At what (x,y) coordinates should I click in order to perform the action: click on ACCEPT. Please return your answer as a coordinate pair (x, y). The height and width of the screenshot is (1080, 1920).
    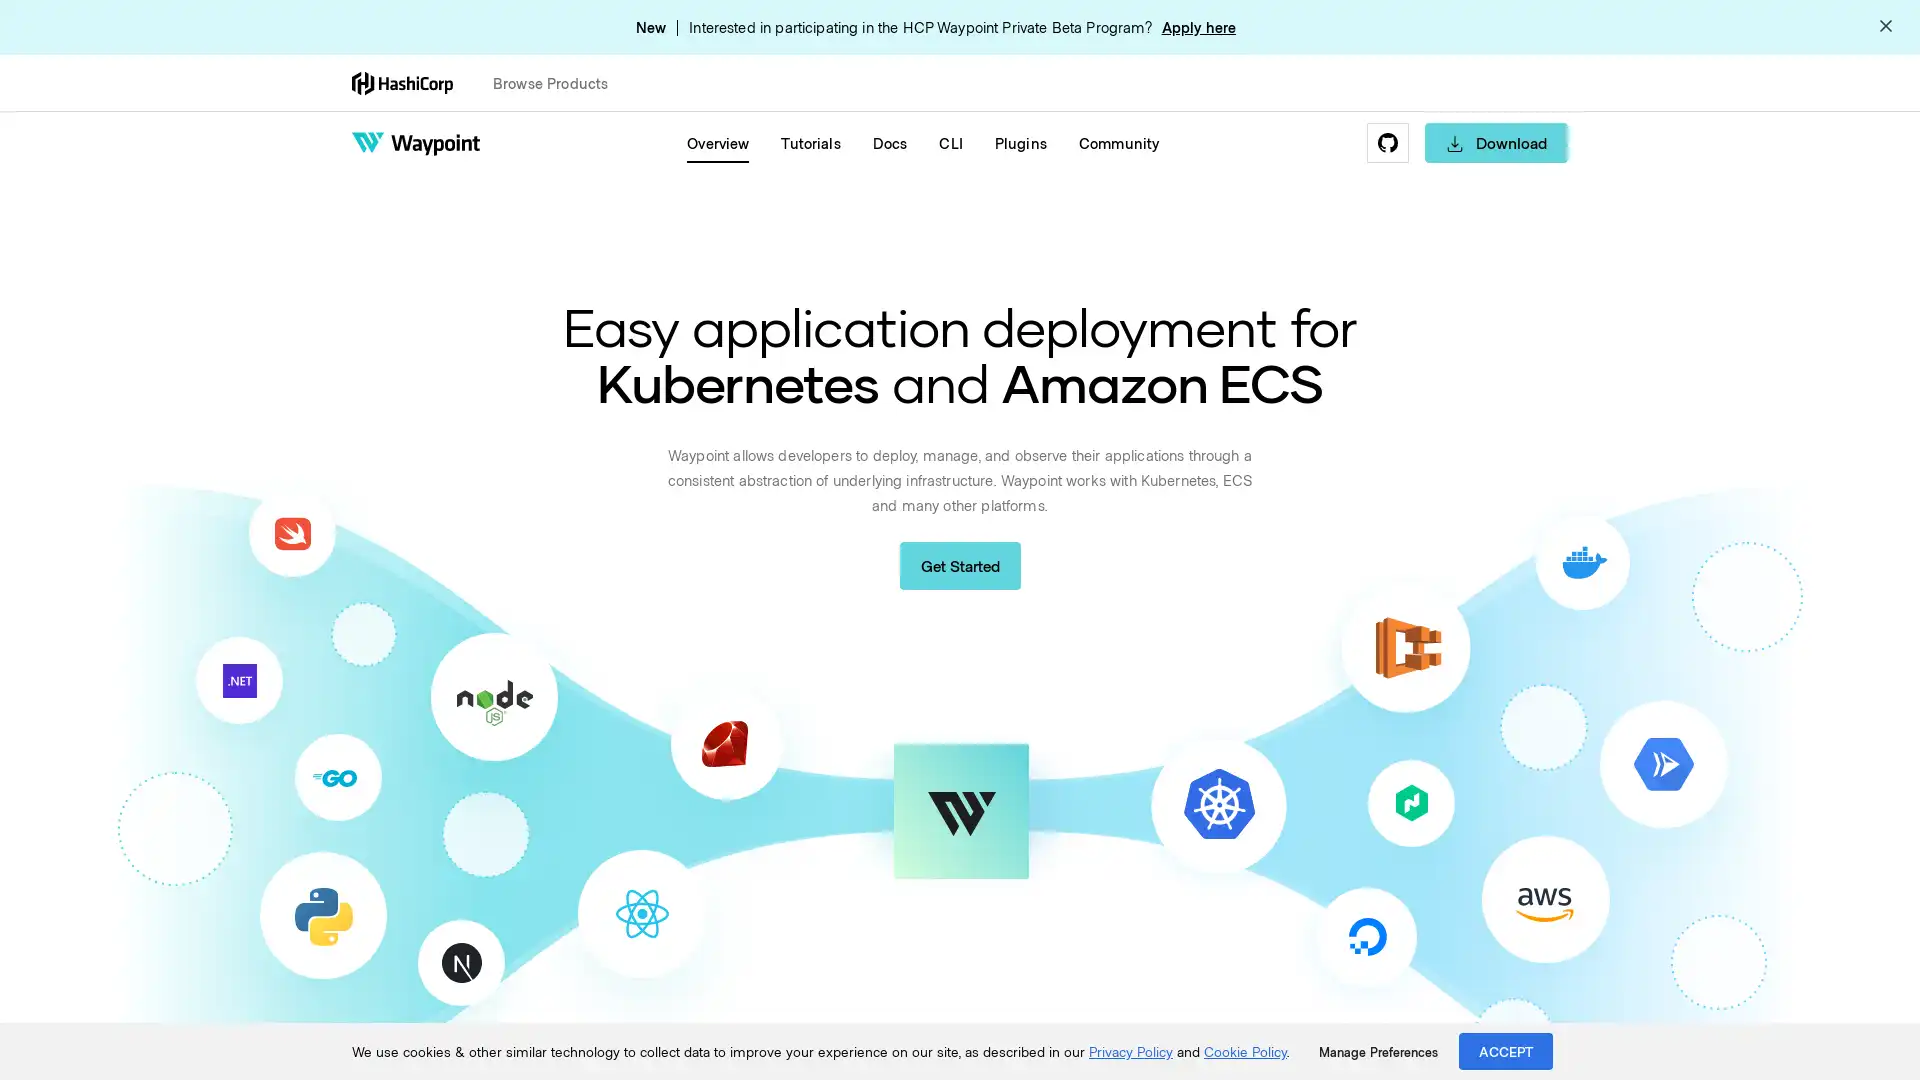
    Looking at the image, I should click on (1506, 1050).